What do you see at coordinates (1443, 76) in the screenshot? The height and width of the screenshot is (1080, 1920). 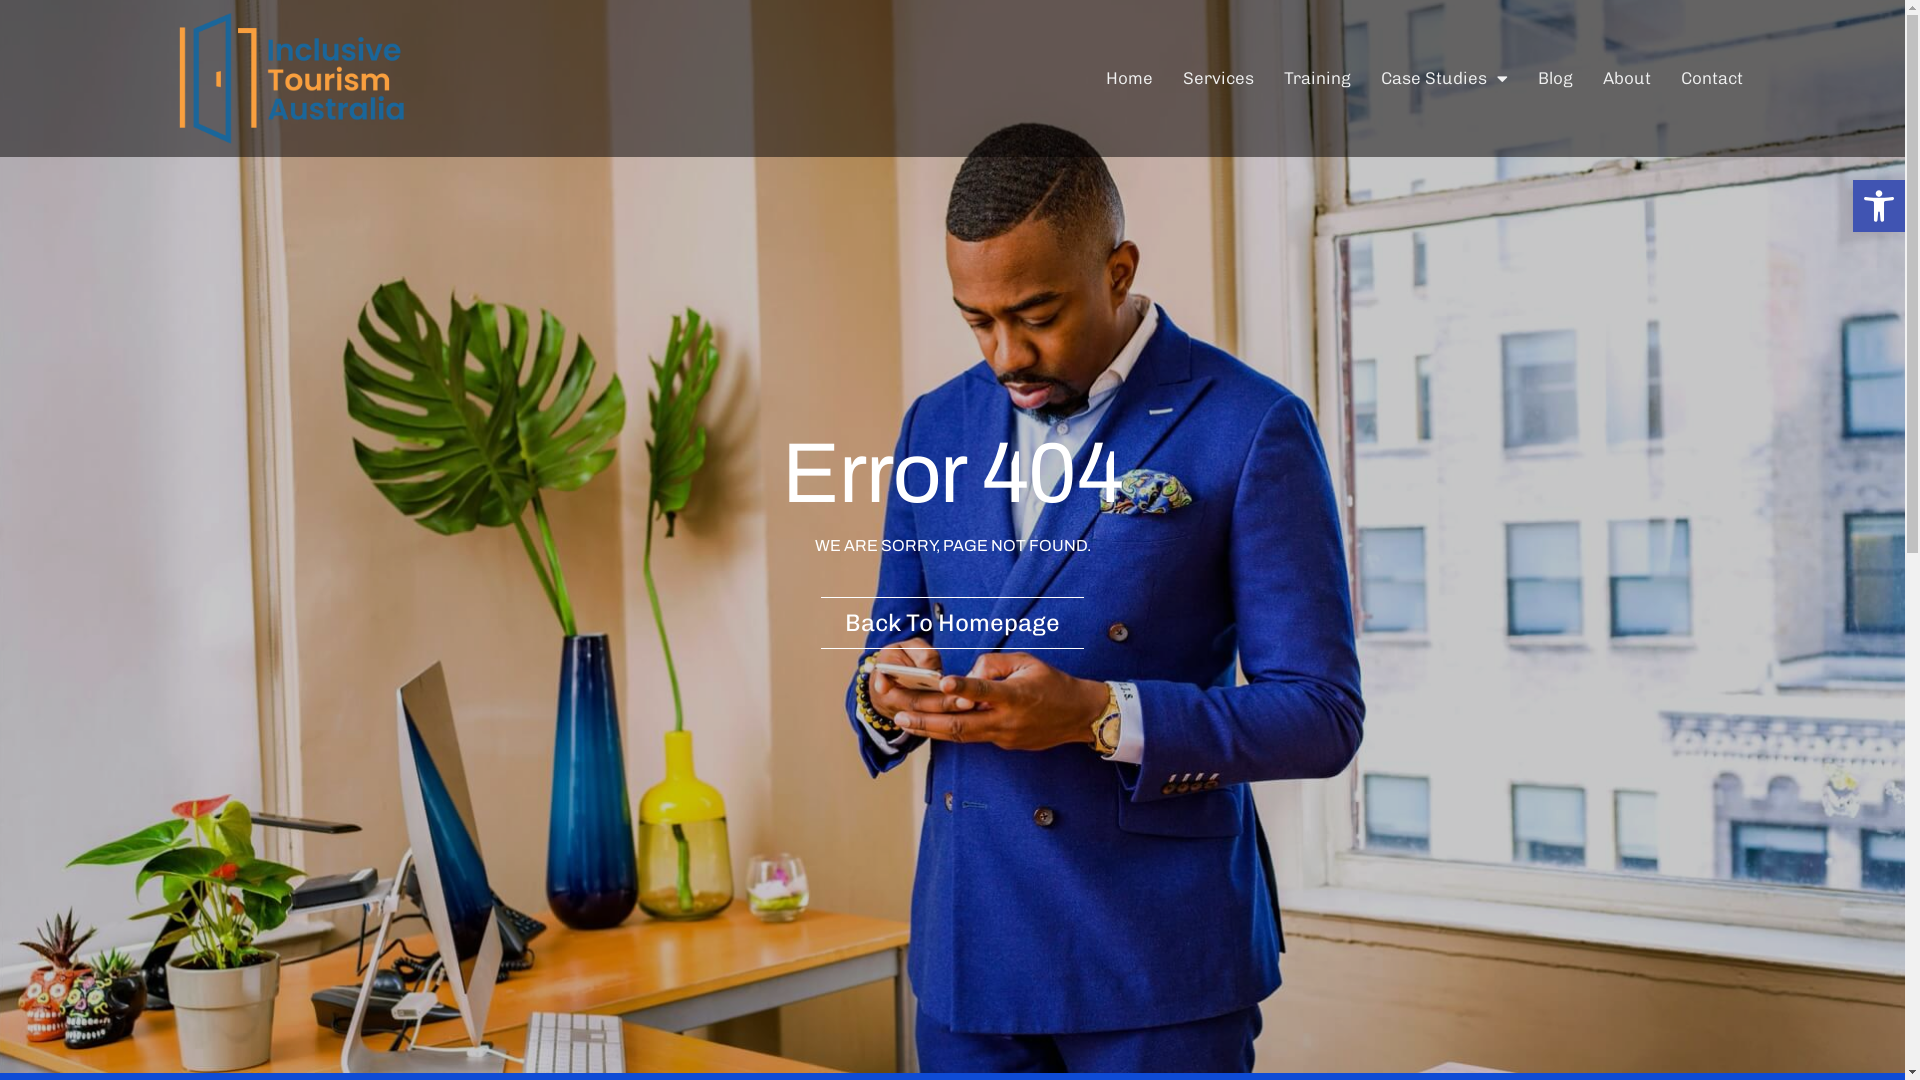 I see `'Case Studies'` at bounding box center [1443, 76].